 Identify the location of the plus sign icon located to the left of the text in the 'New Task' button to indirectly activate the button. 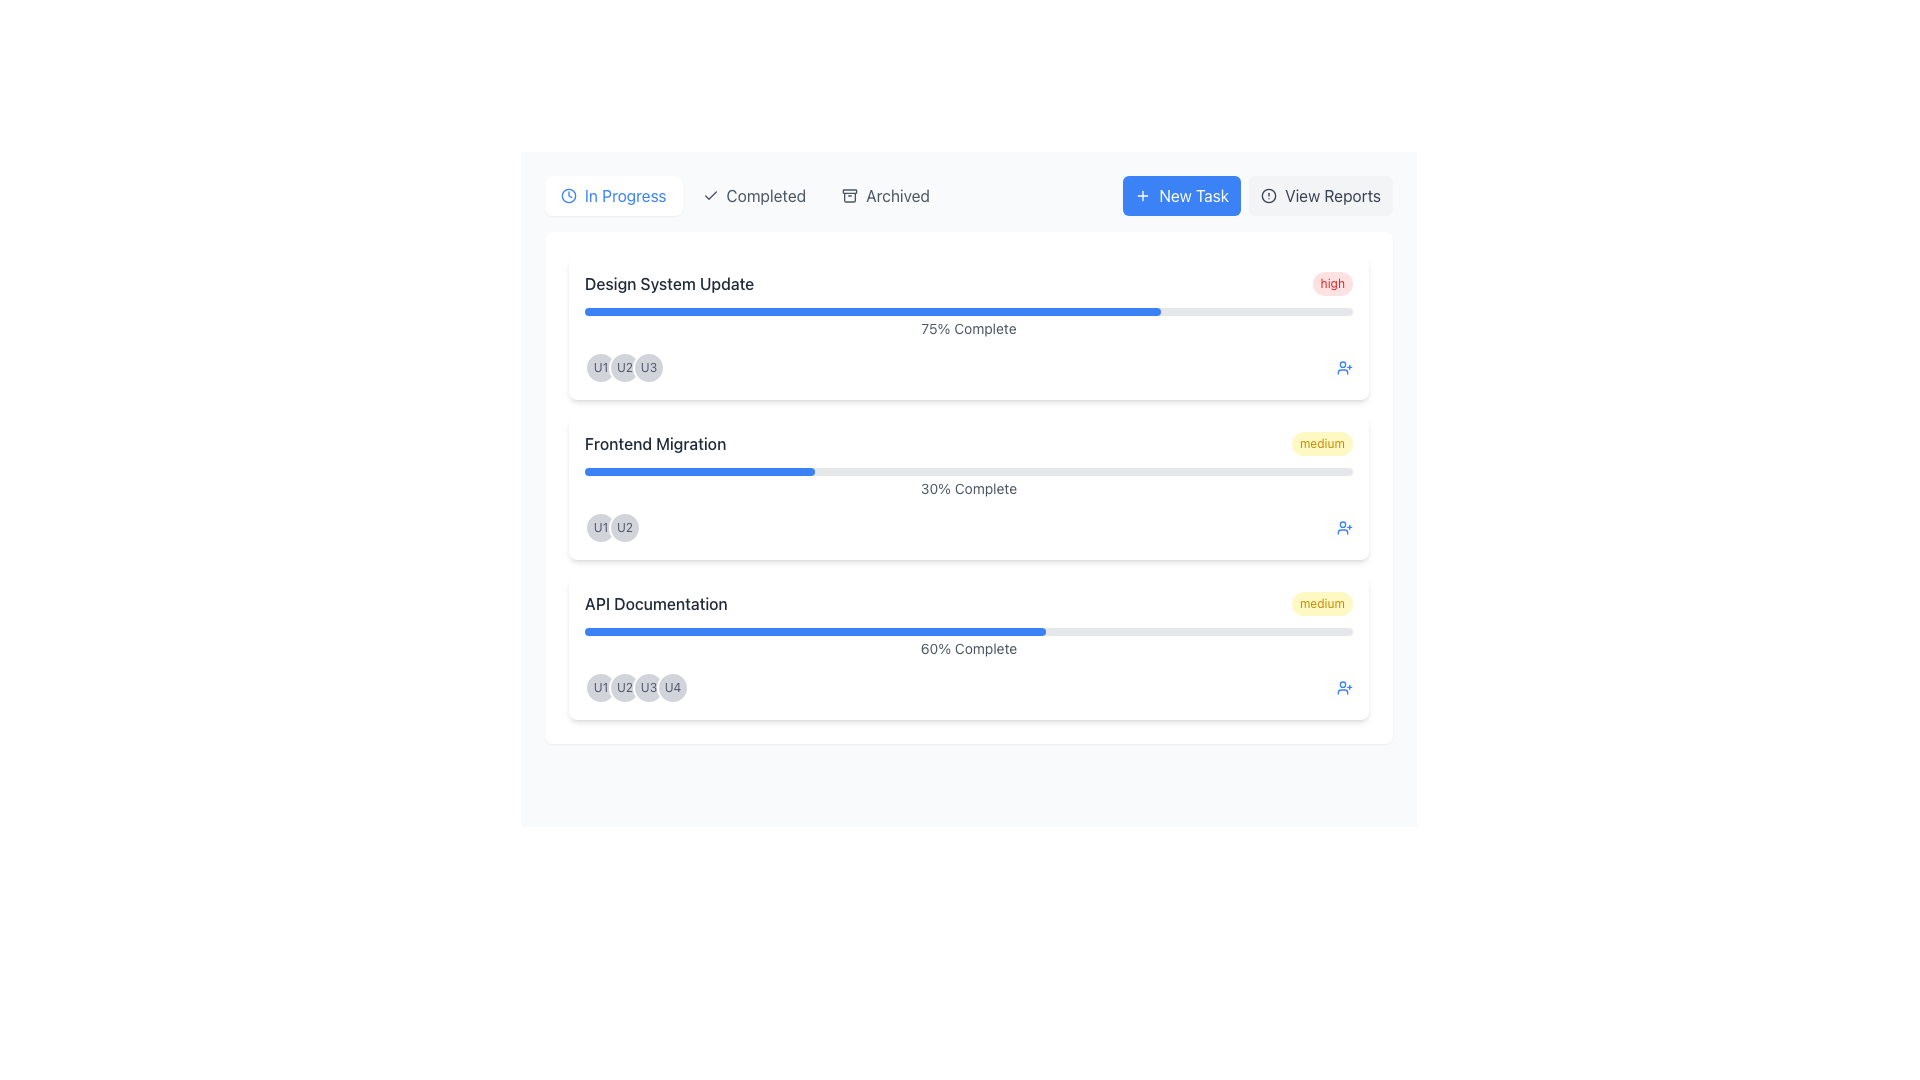
(1143, 196).